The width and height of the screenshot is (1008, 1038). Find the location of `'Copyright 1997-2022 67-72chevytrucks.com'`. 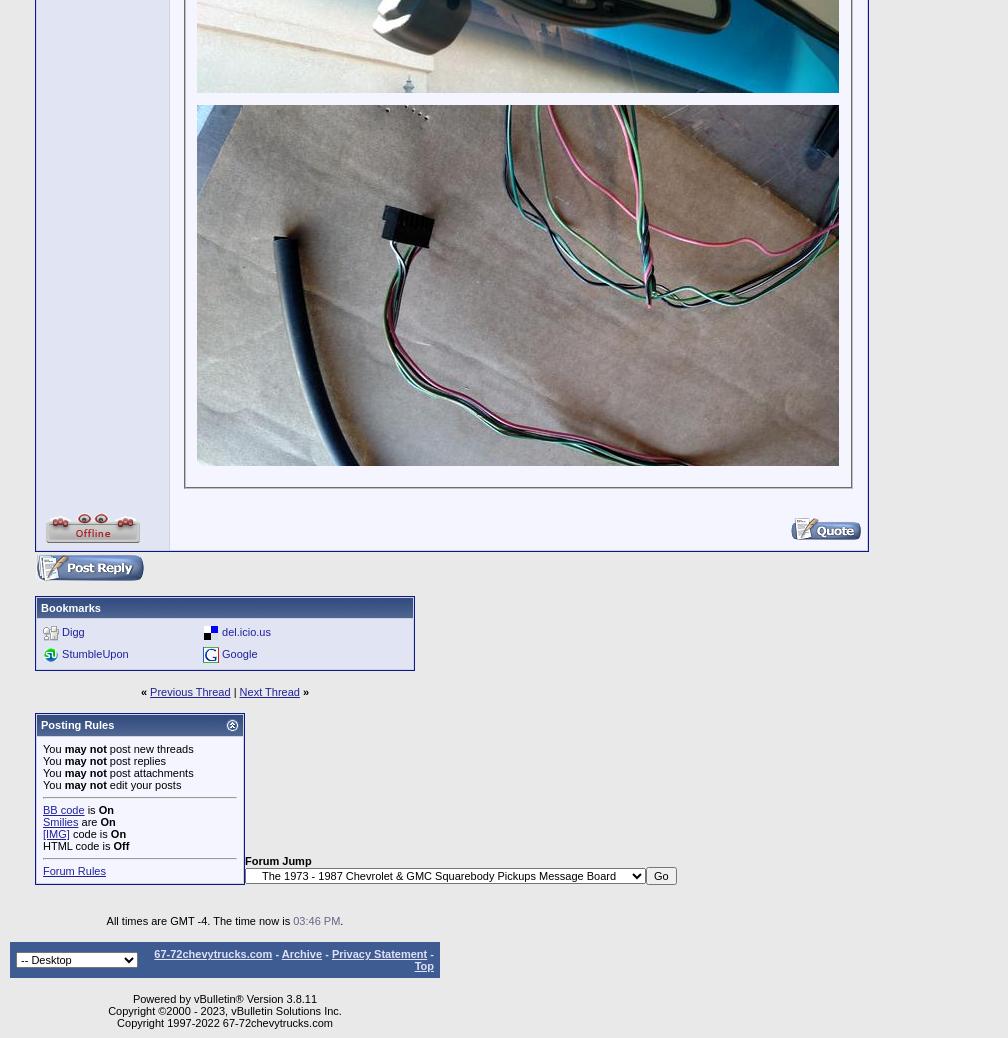

'Copyright 1997-2022 67-72chevytrucks.com' is located at coordinates (224, 1022).